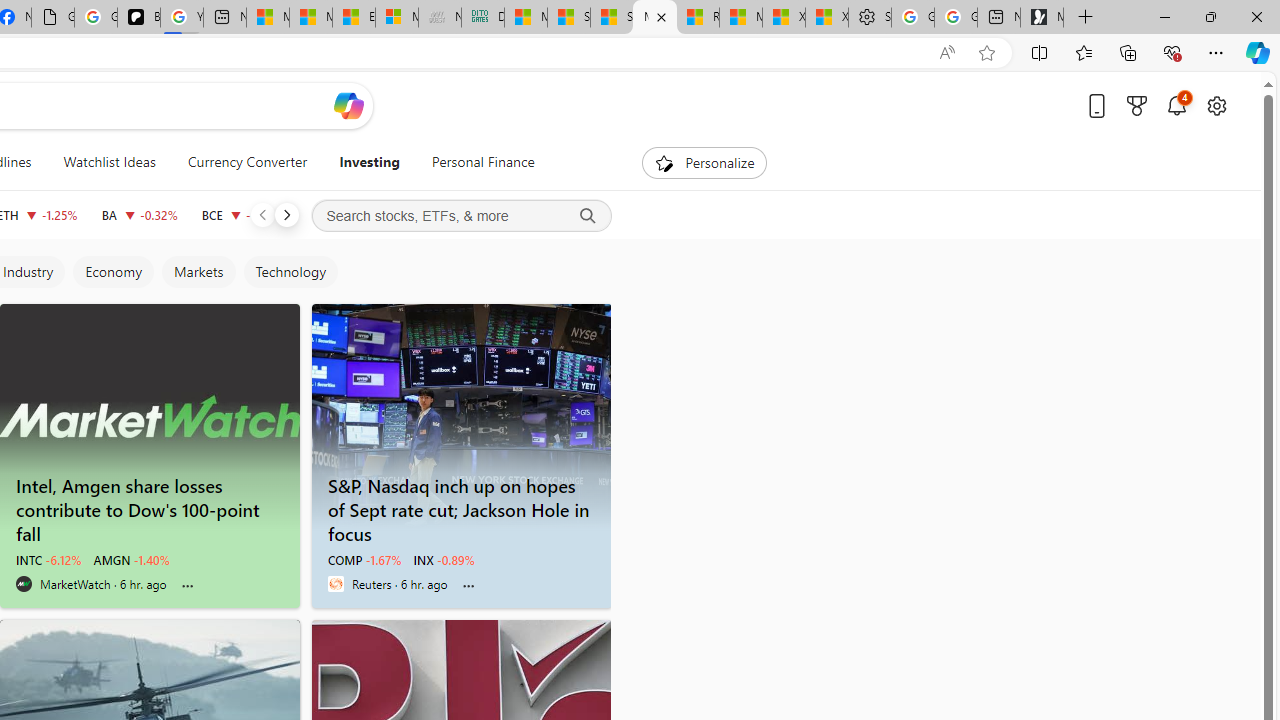  Describe the element at coordinates (241, 214) in the screenshot. I see `'BCE BCE Inc decrease 34.55 -0.07 -0.20%'` at that location.